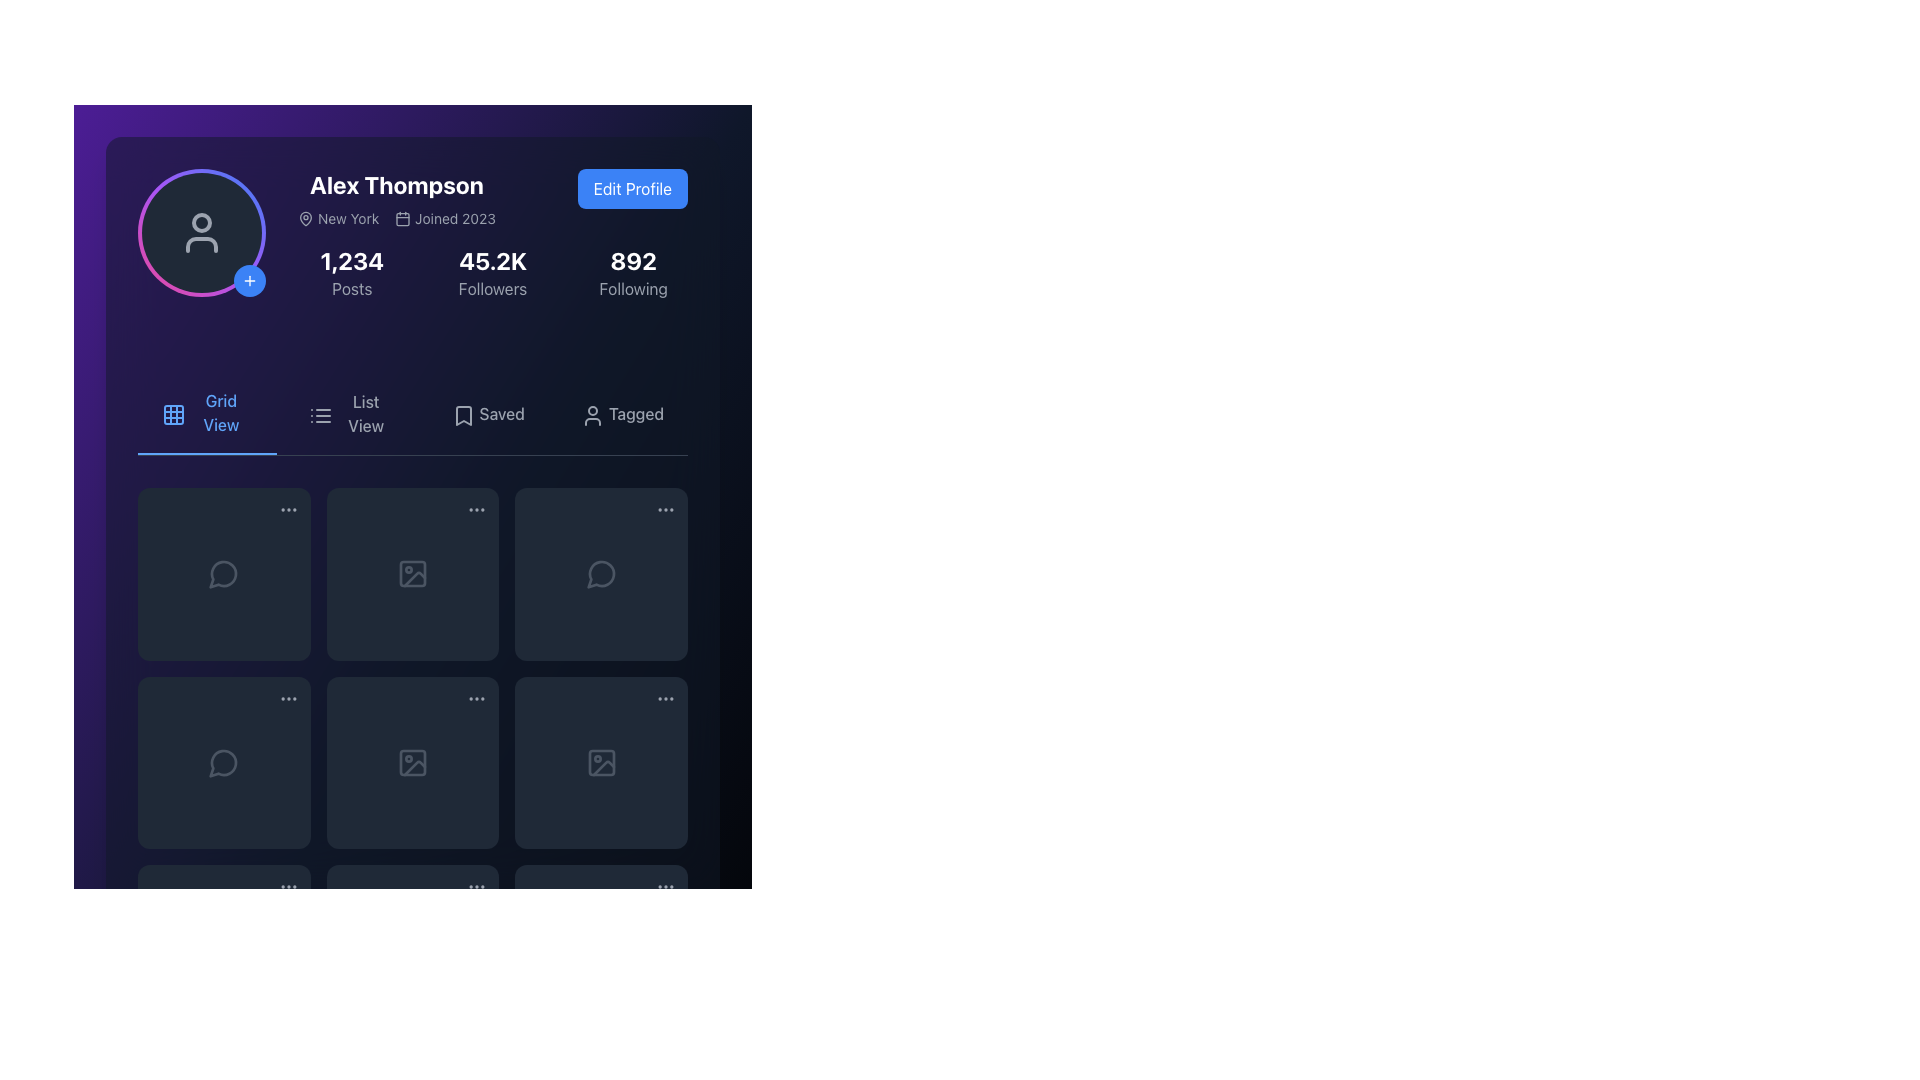 This screenshot has width=1920, height=1080. I want to click on the three-dotted options icon button located at the bottom-center of the grid of display panels, so click(476, 886).